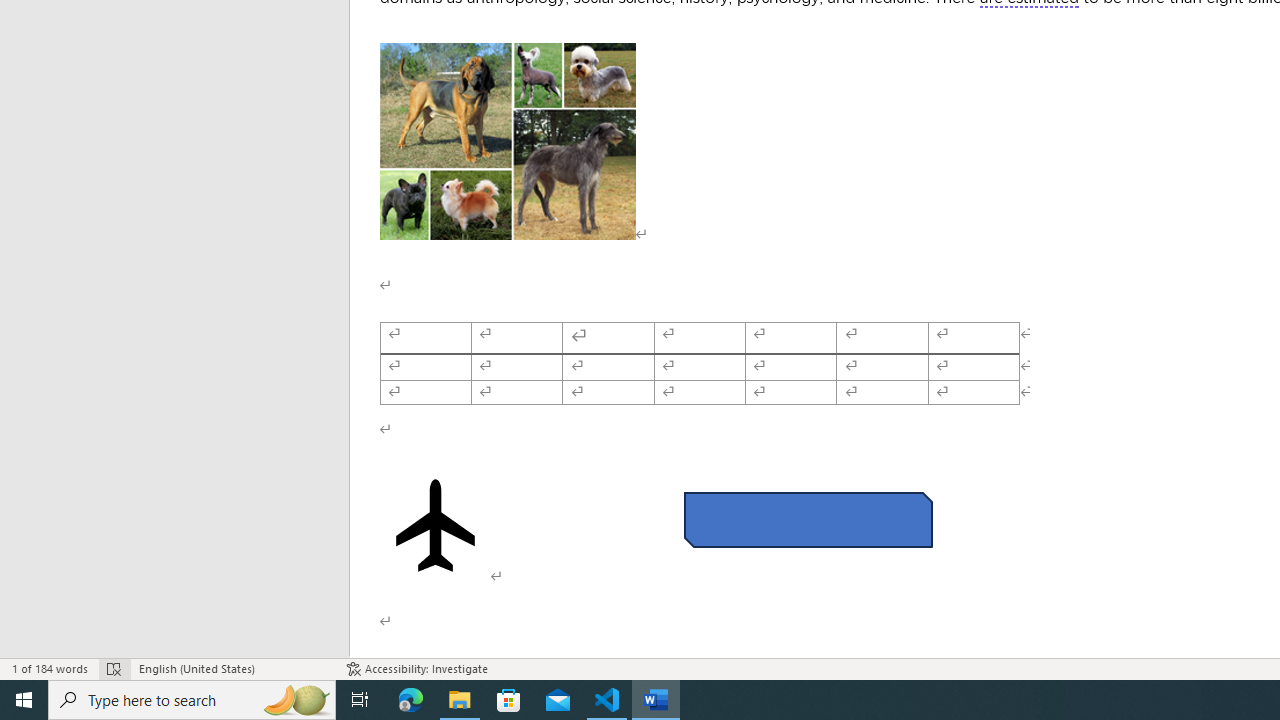 The height and width of the screenshot is (720, 1280). Describe the element at coordinates (113, 669) in the screenshot. I see `'Spelling and Grammar Check Errors'` at that location.